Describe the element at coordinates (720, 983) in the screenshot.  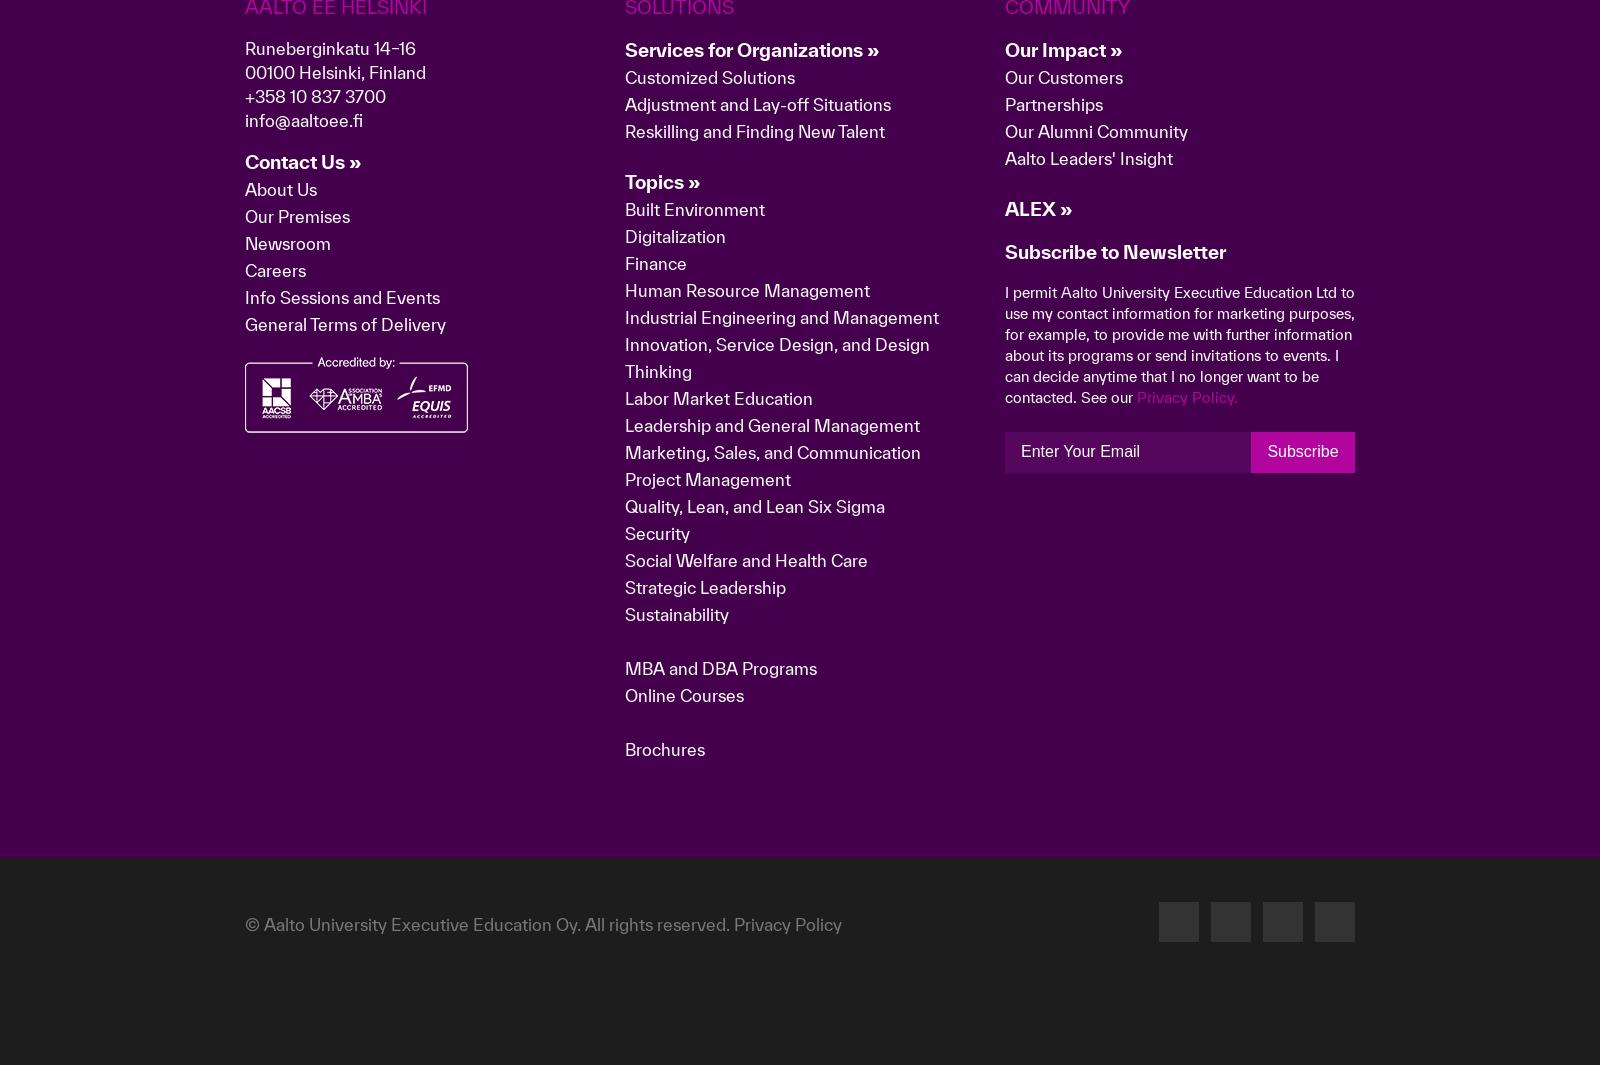
I see `'MBA and DBA Programs'` at that location.